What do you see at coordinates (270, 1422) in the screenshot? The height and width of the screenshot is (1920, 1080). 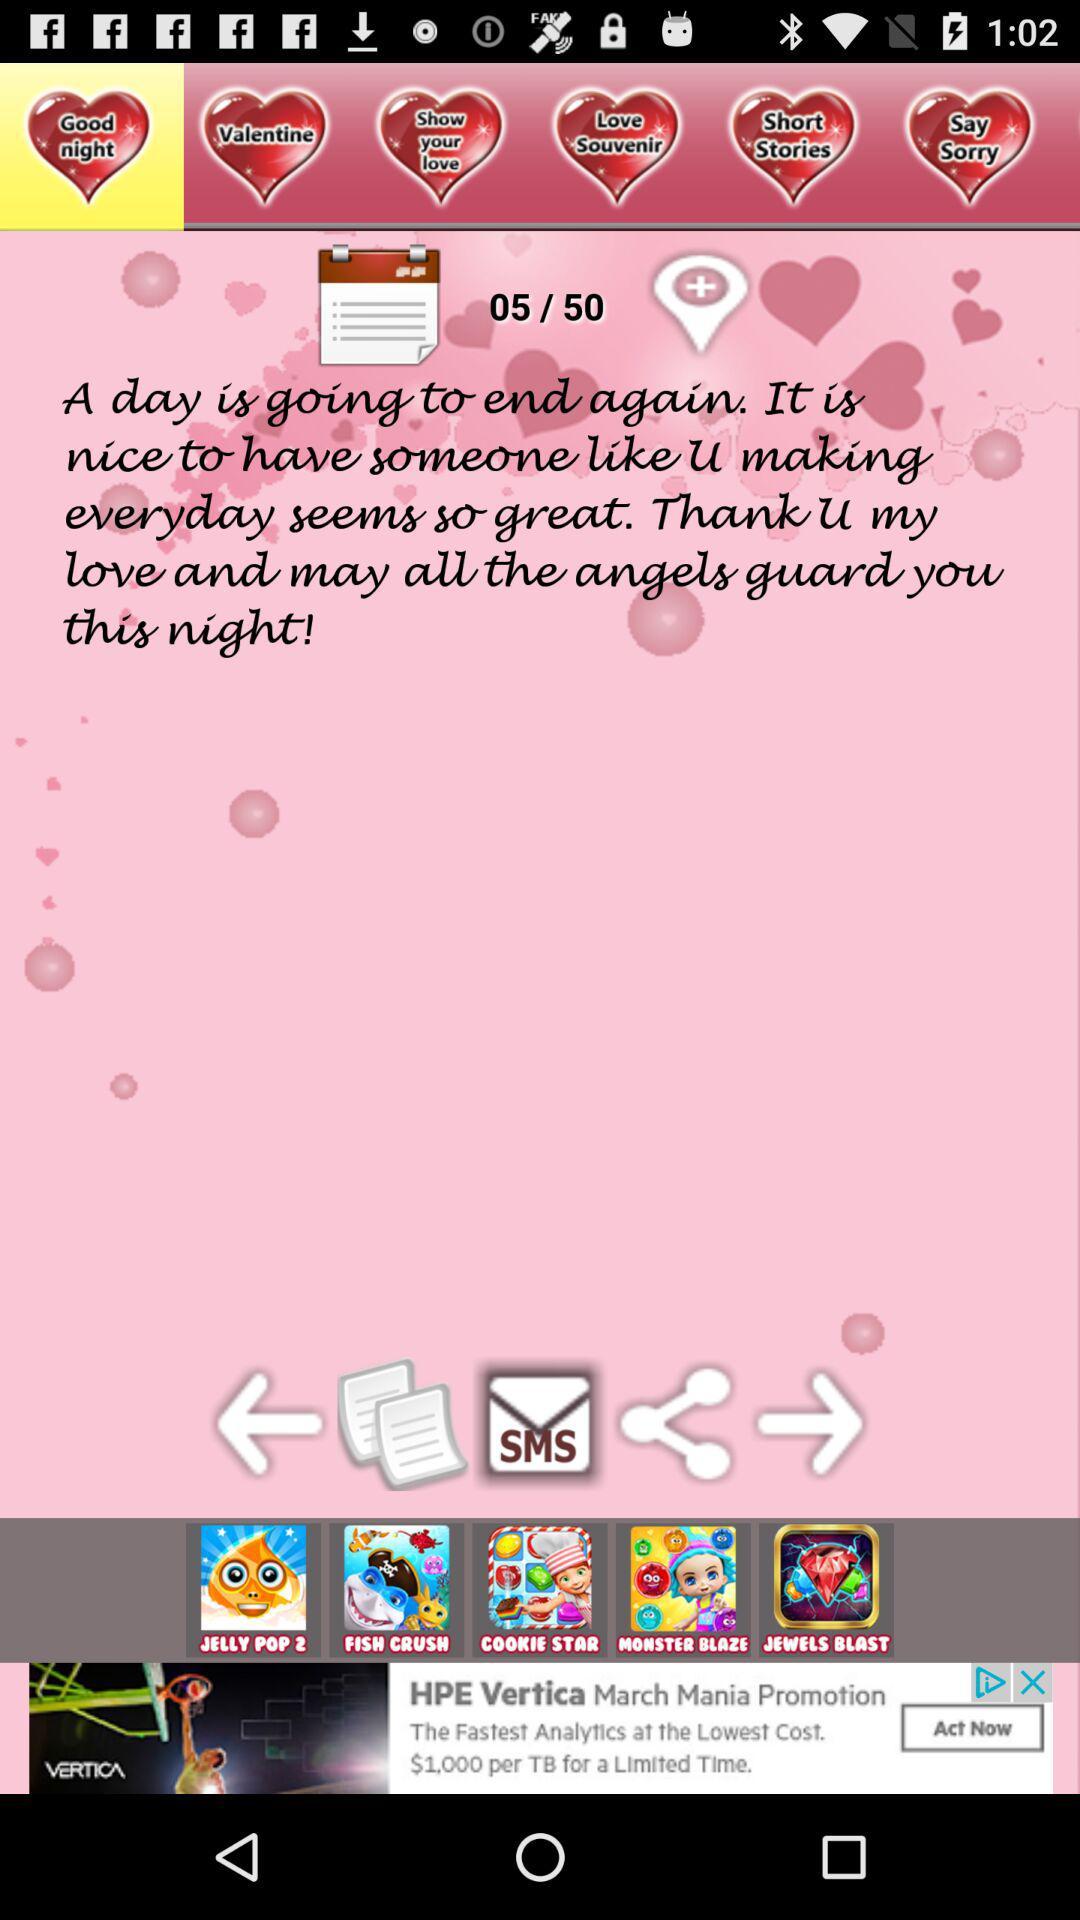 I see `before` at bounding box center [270, 1422].